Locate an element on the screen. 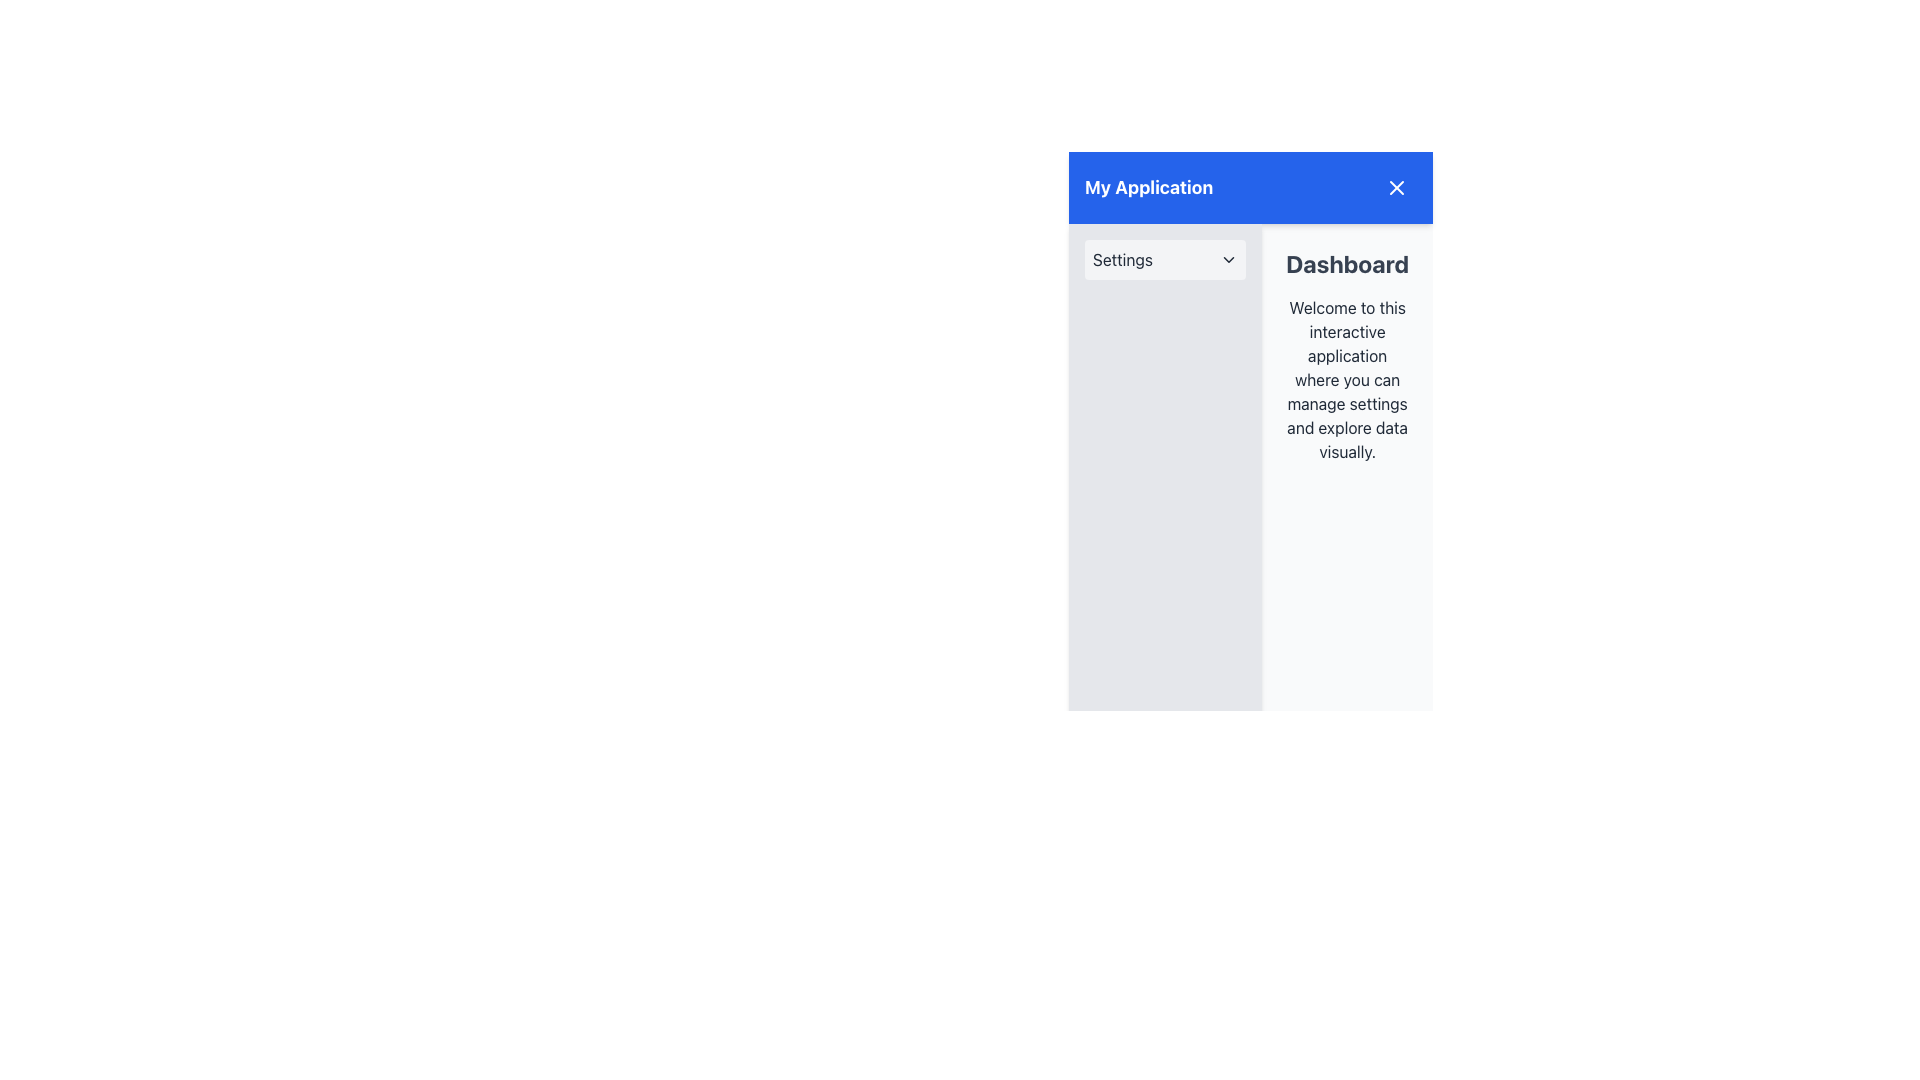  the small blue button with a white 'X' mark located at the top-right corner of the header bar in the application is located at coordinates (1395, 188).